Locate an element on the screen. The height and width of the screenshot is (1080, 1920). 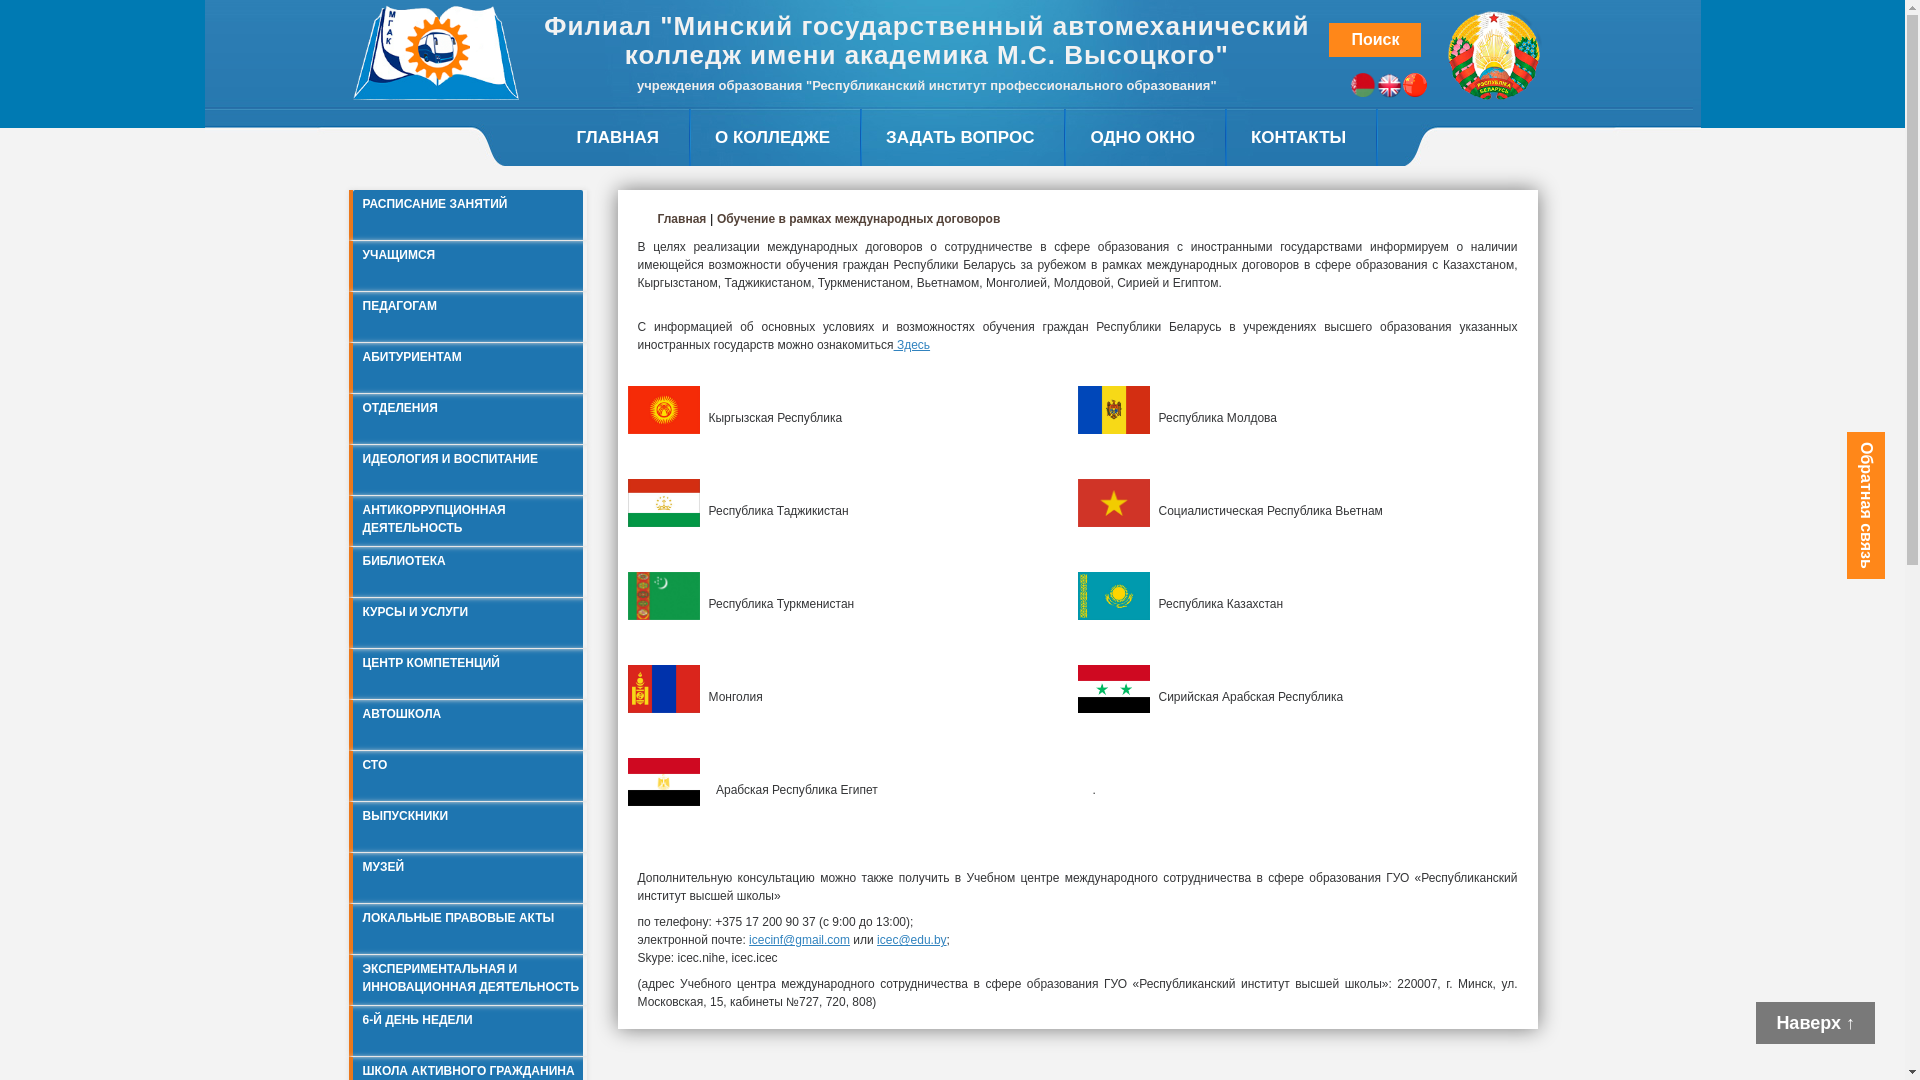
'icec@edu.by' is located at coordinates (877, 940).